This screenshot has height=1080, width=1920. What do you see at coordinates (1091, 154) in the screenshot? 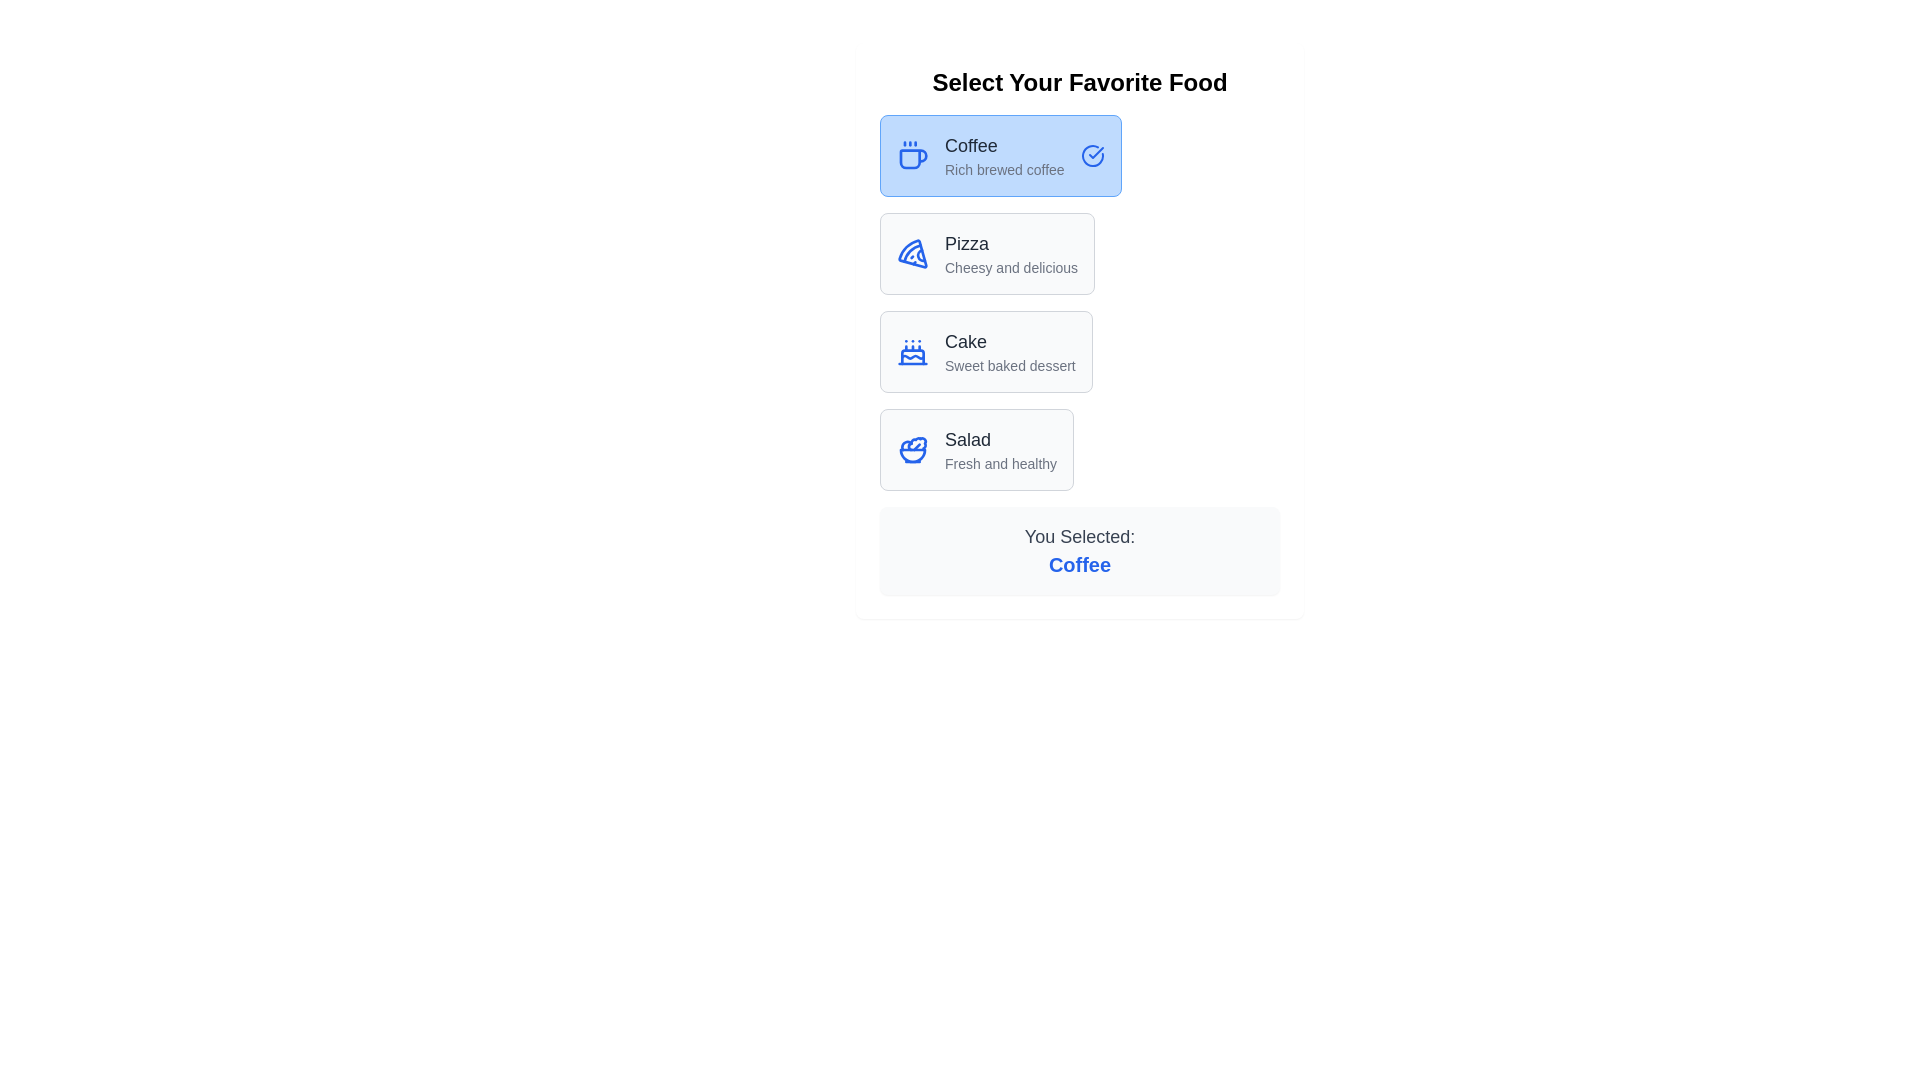
I see `the checkmark icon indicating the selection status of the list item 'Coffee Rich brewed coffee' positioned at the top-right corner of the item` at bounding box center [1091, 154].